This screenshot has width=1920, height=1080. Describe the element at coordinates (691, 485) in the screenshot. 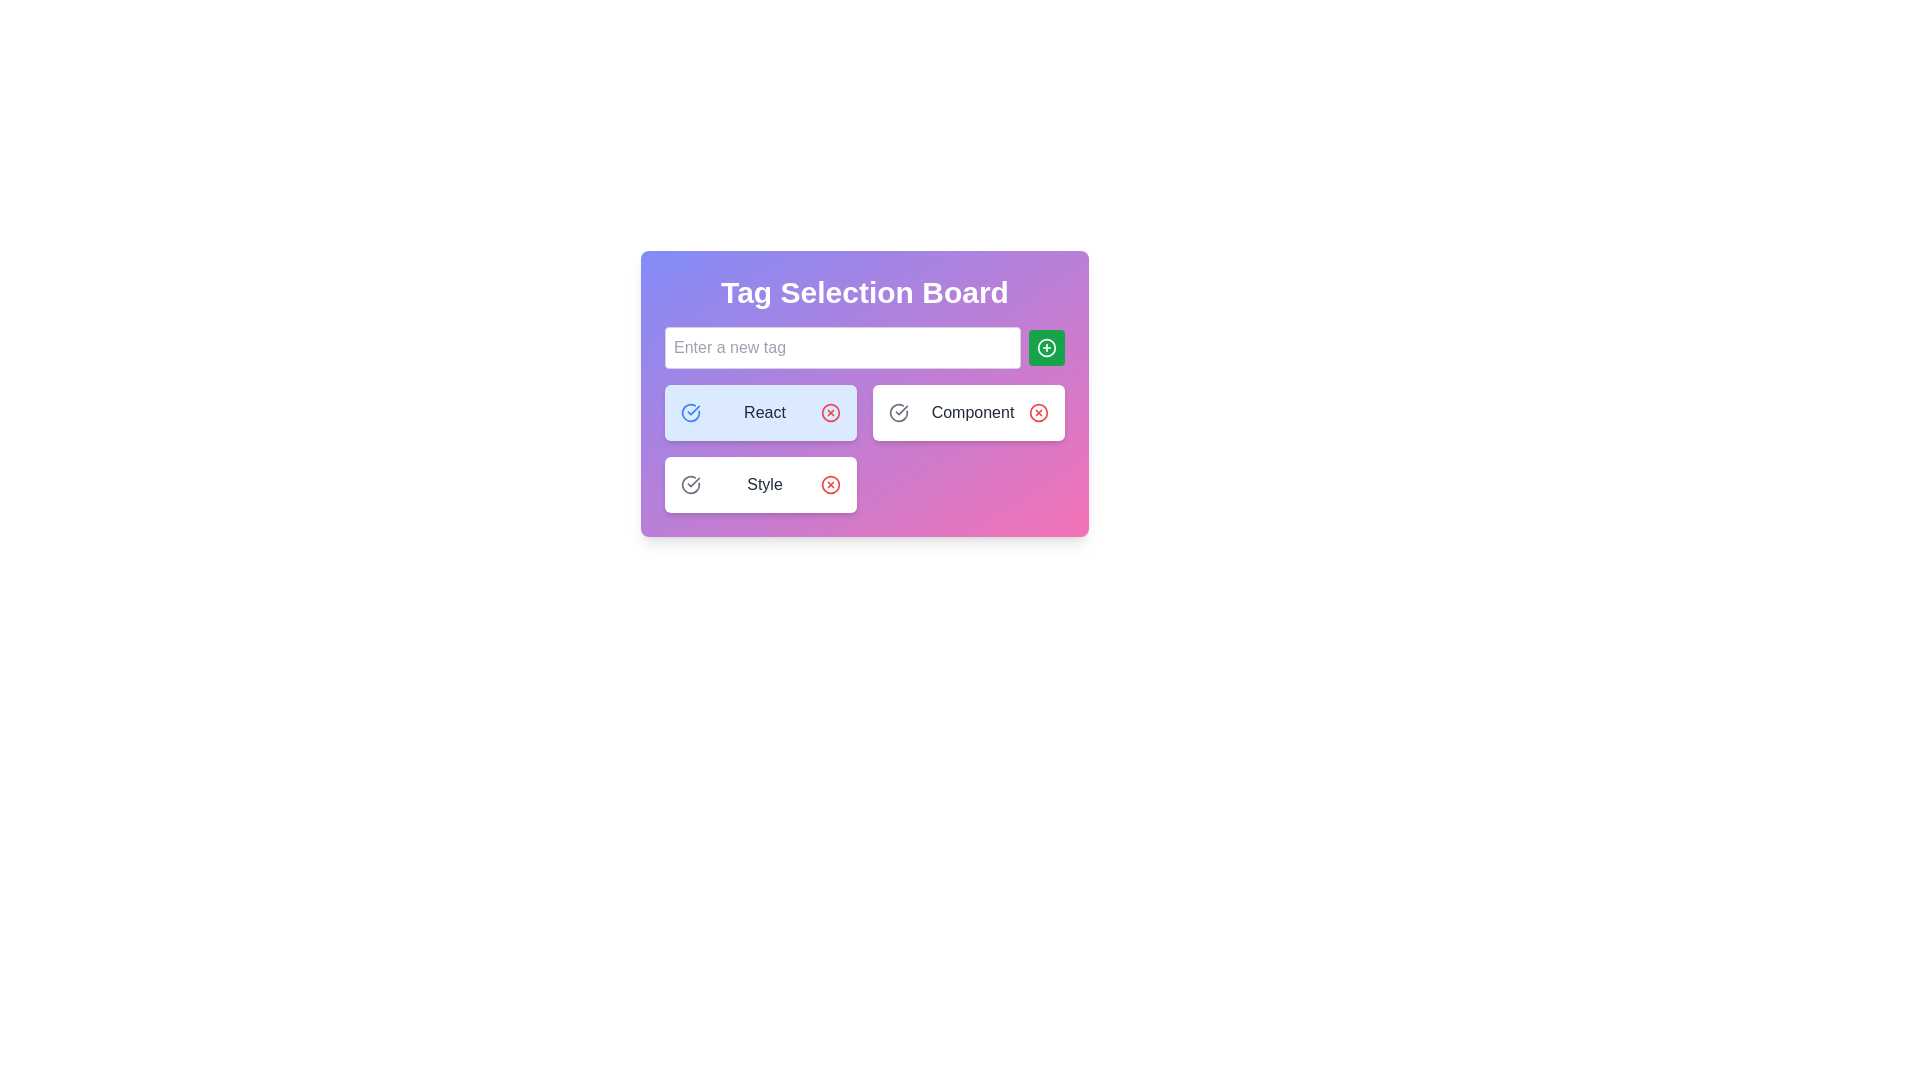

I see `the circular checkmark icon with a gray outline located at the top-left corner of the 'Style' button` at that location.